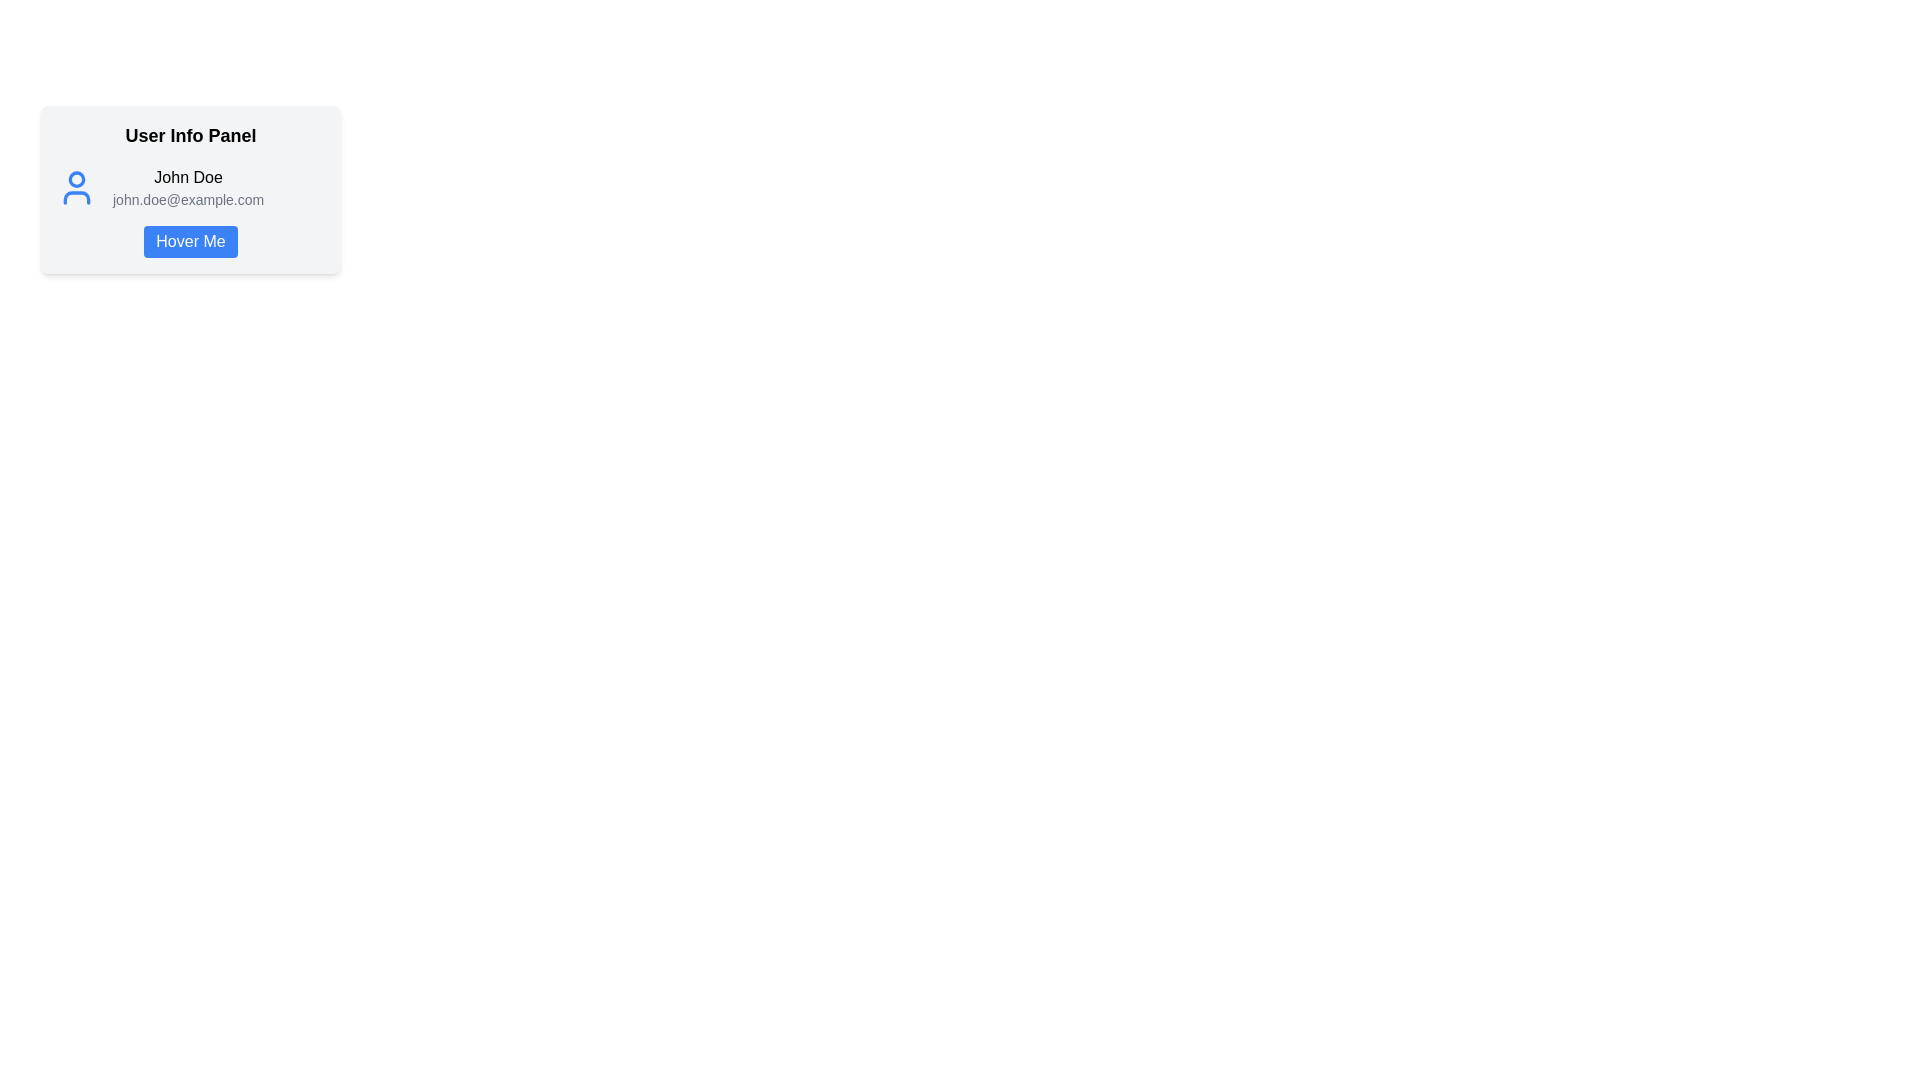  Describe the element at coordinates (76, 177) in the screenshot. I see `the upper circular shape of the user avatar icon, which visually represents the head in the SVG graphic` at that location.